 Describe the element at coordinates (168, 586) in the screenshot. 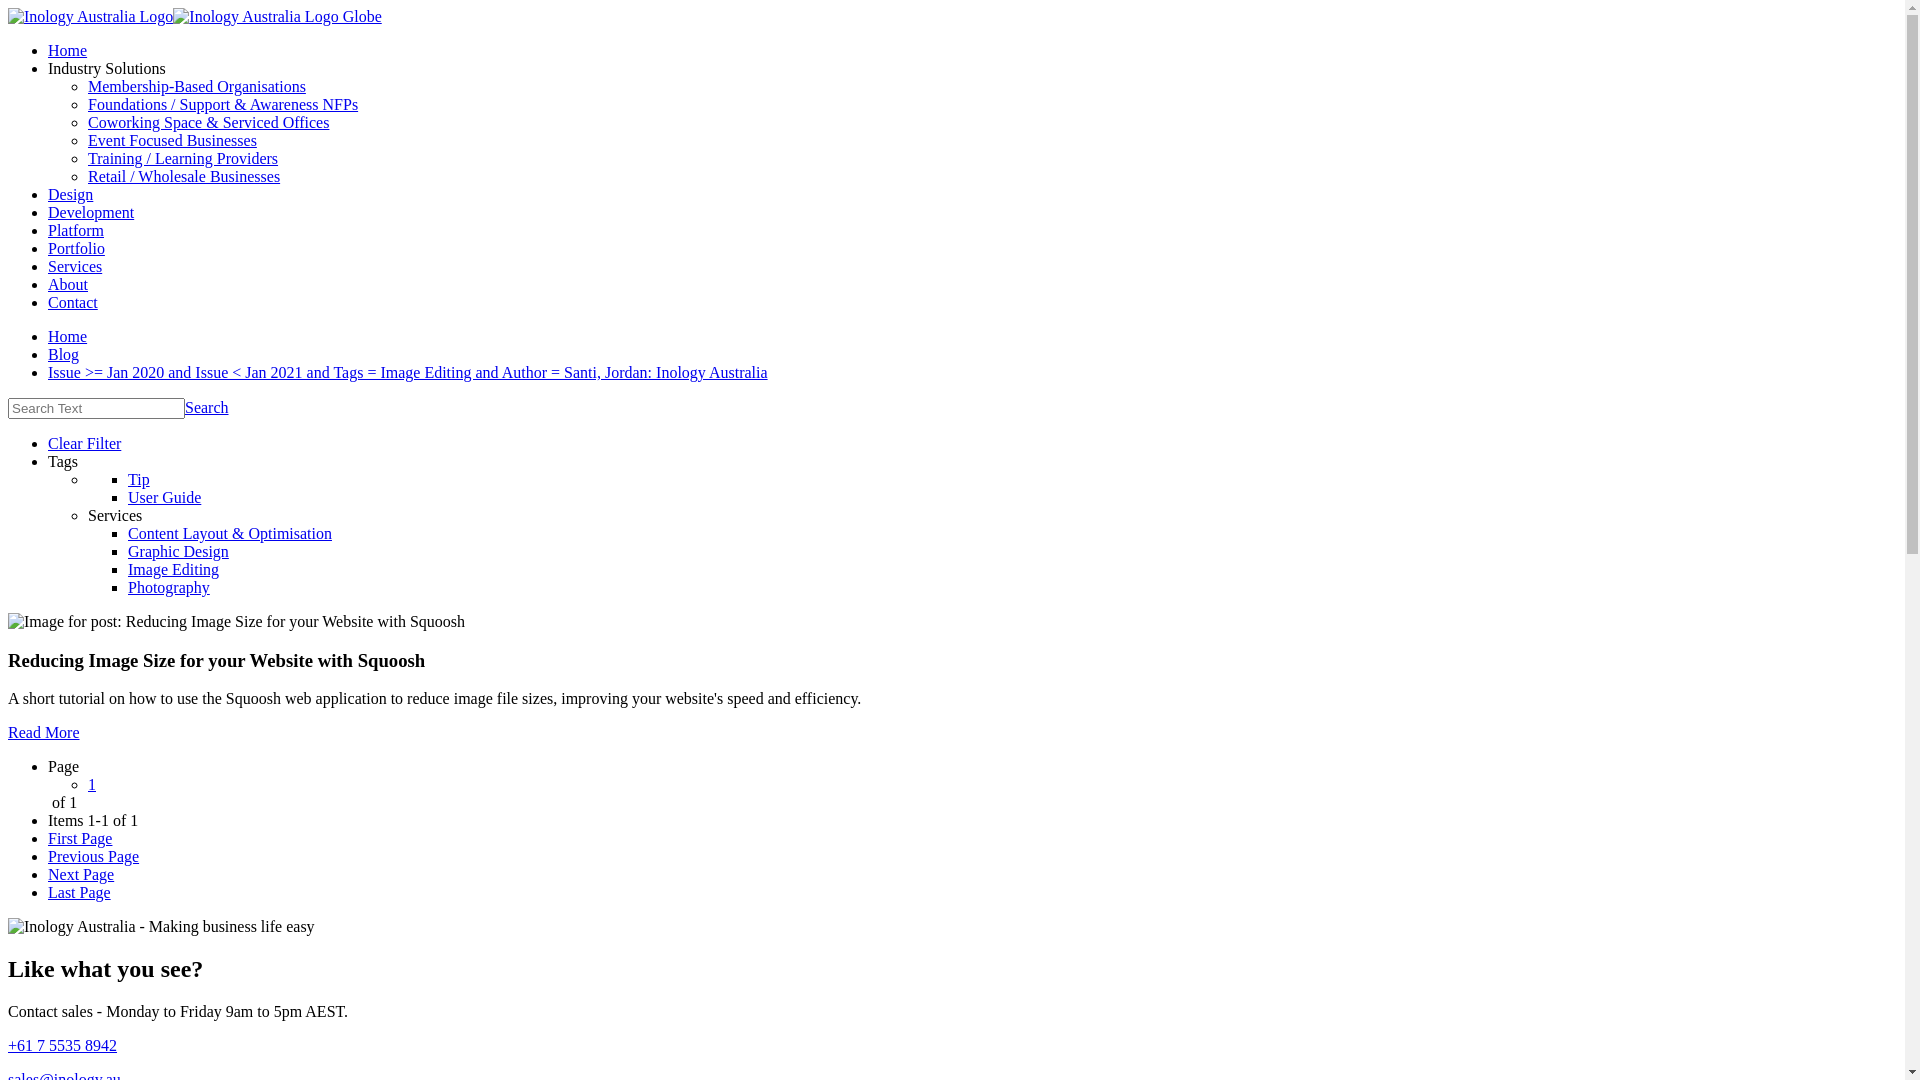

I see `'Photography'` at that location.